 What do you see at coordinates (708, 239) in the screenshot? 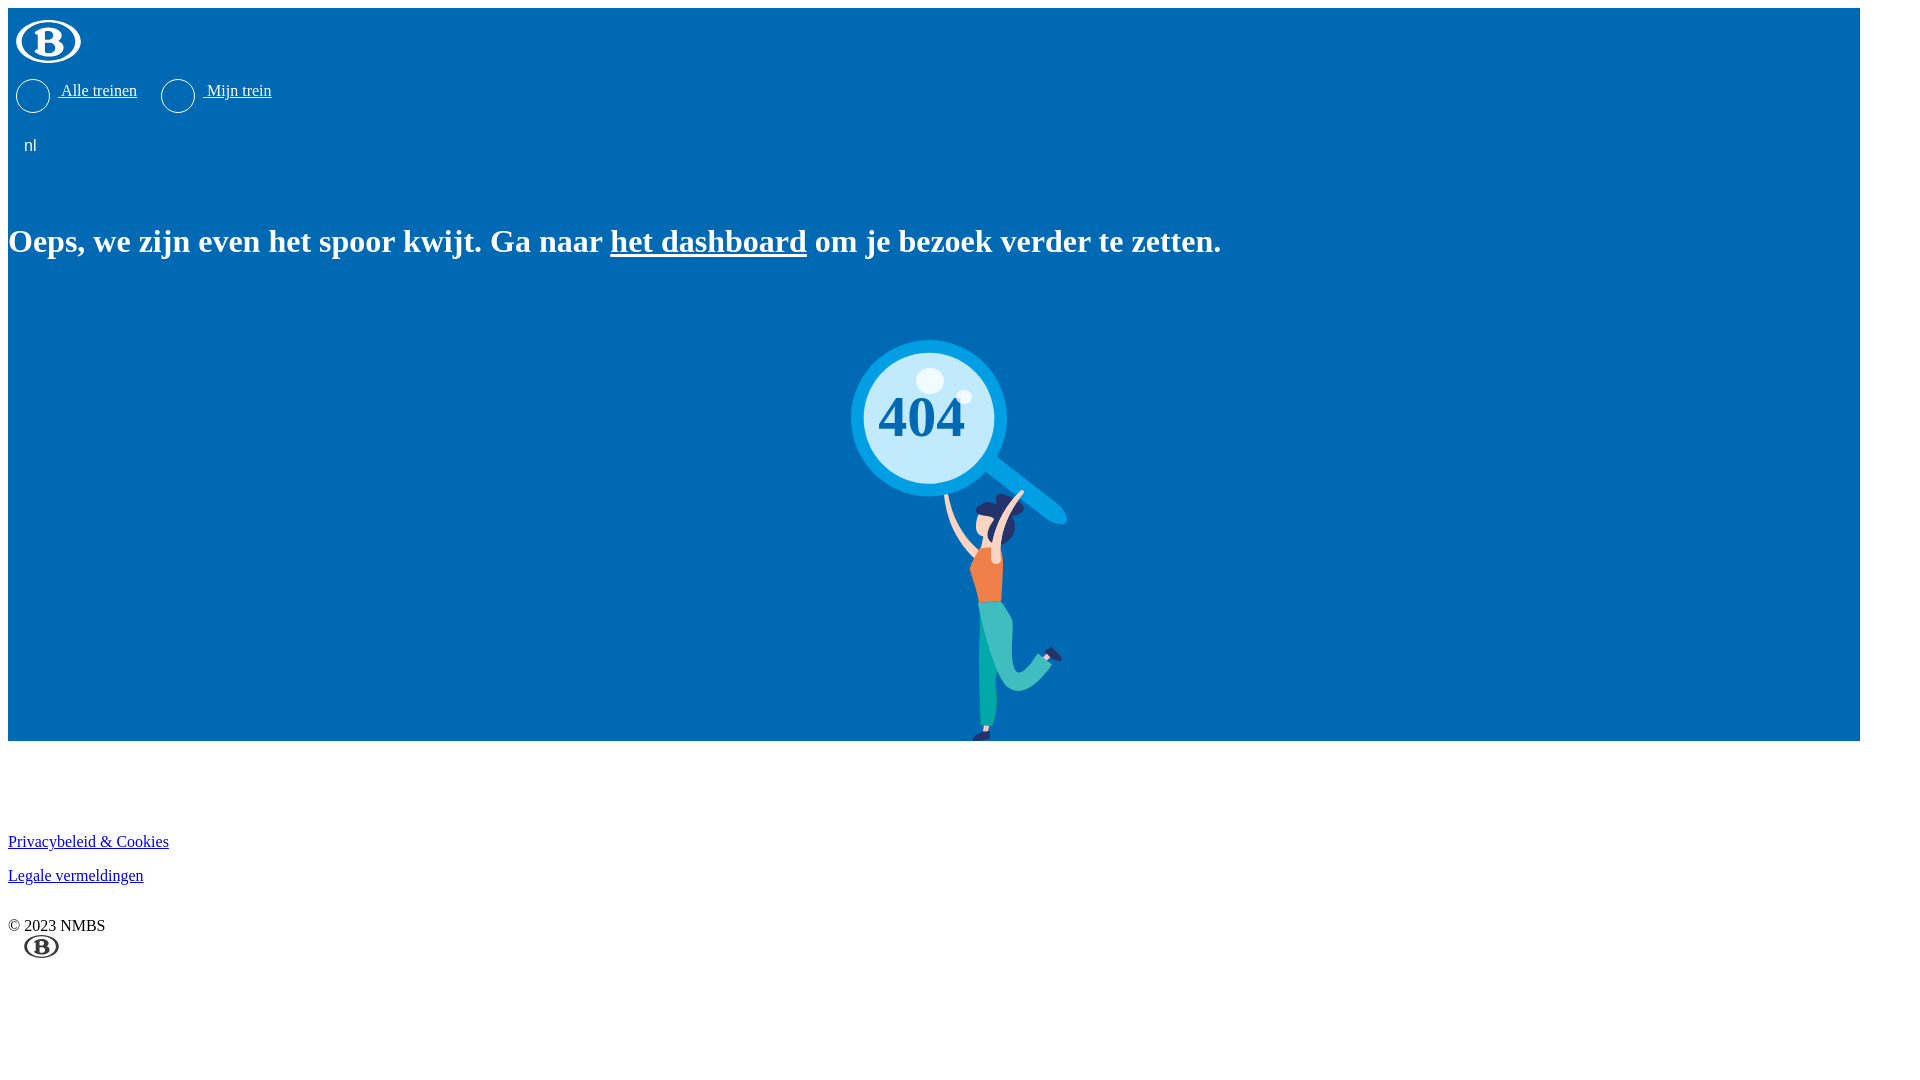
I see `'het dashboard'` at bounding box center [708, 239].